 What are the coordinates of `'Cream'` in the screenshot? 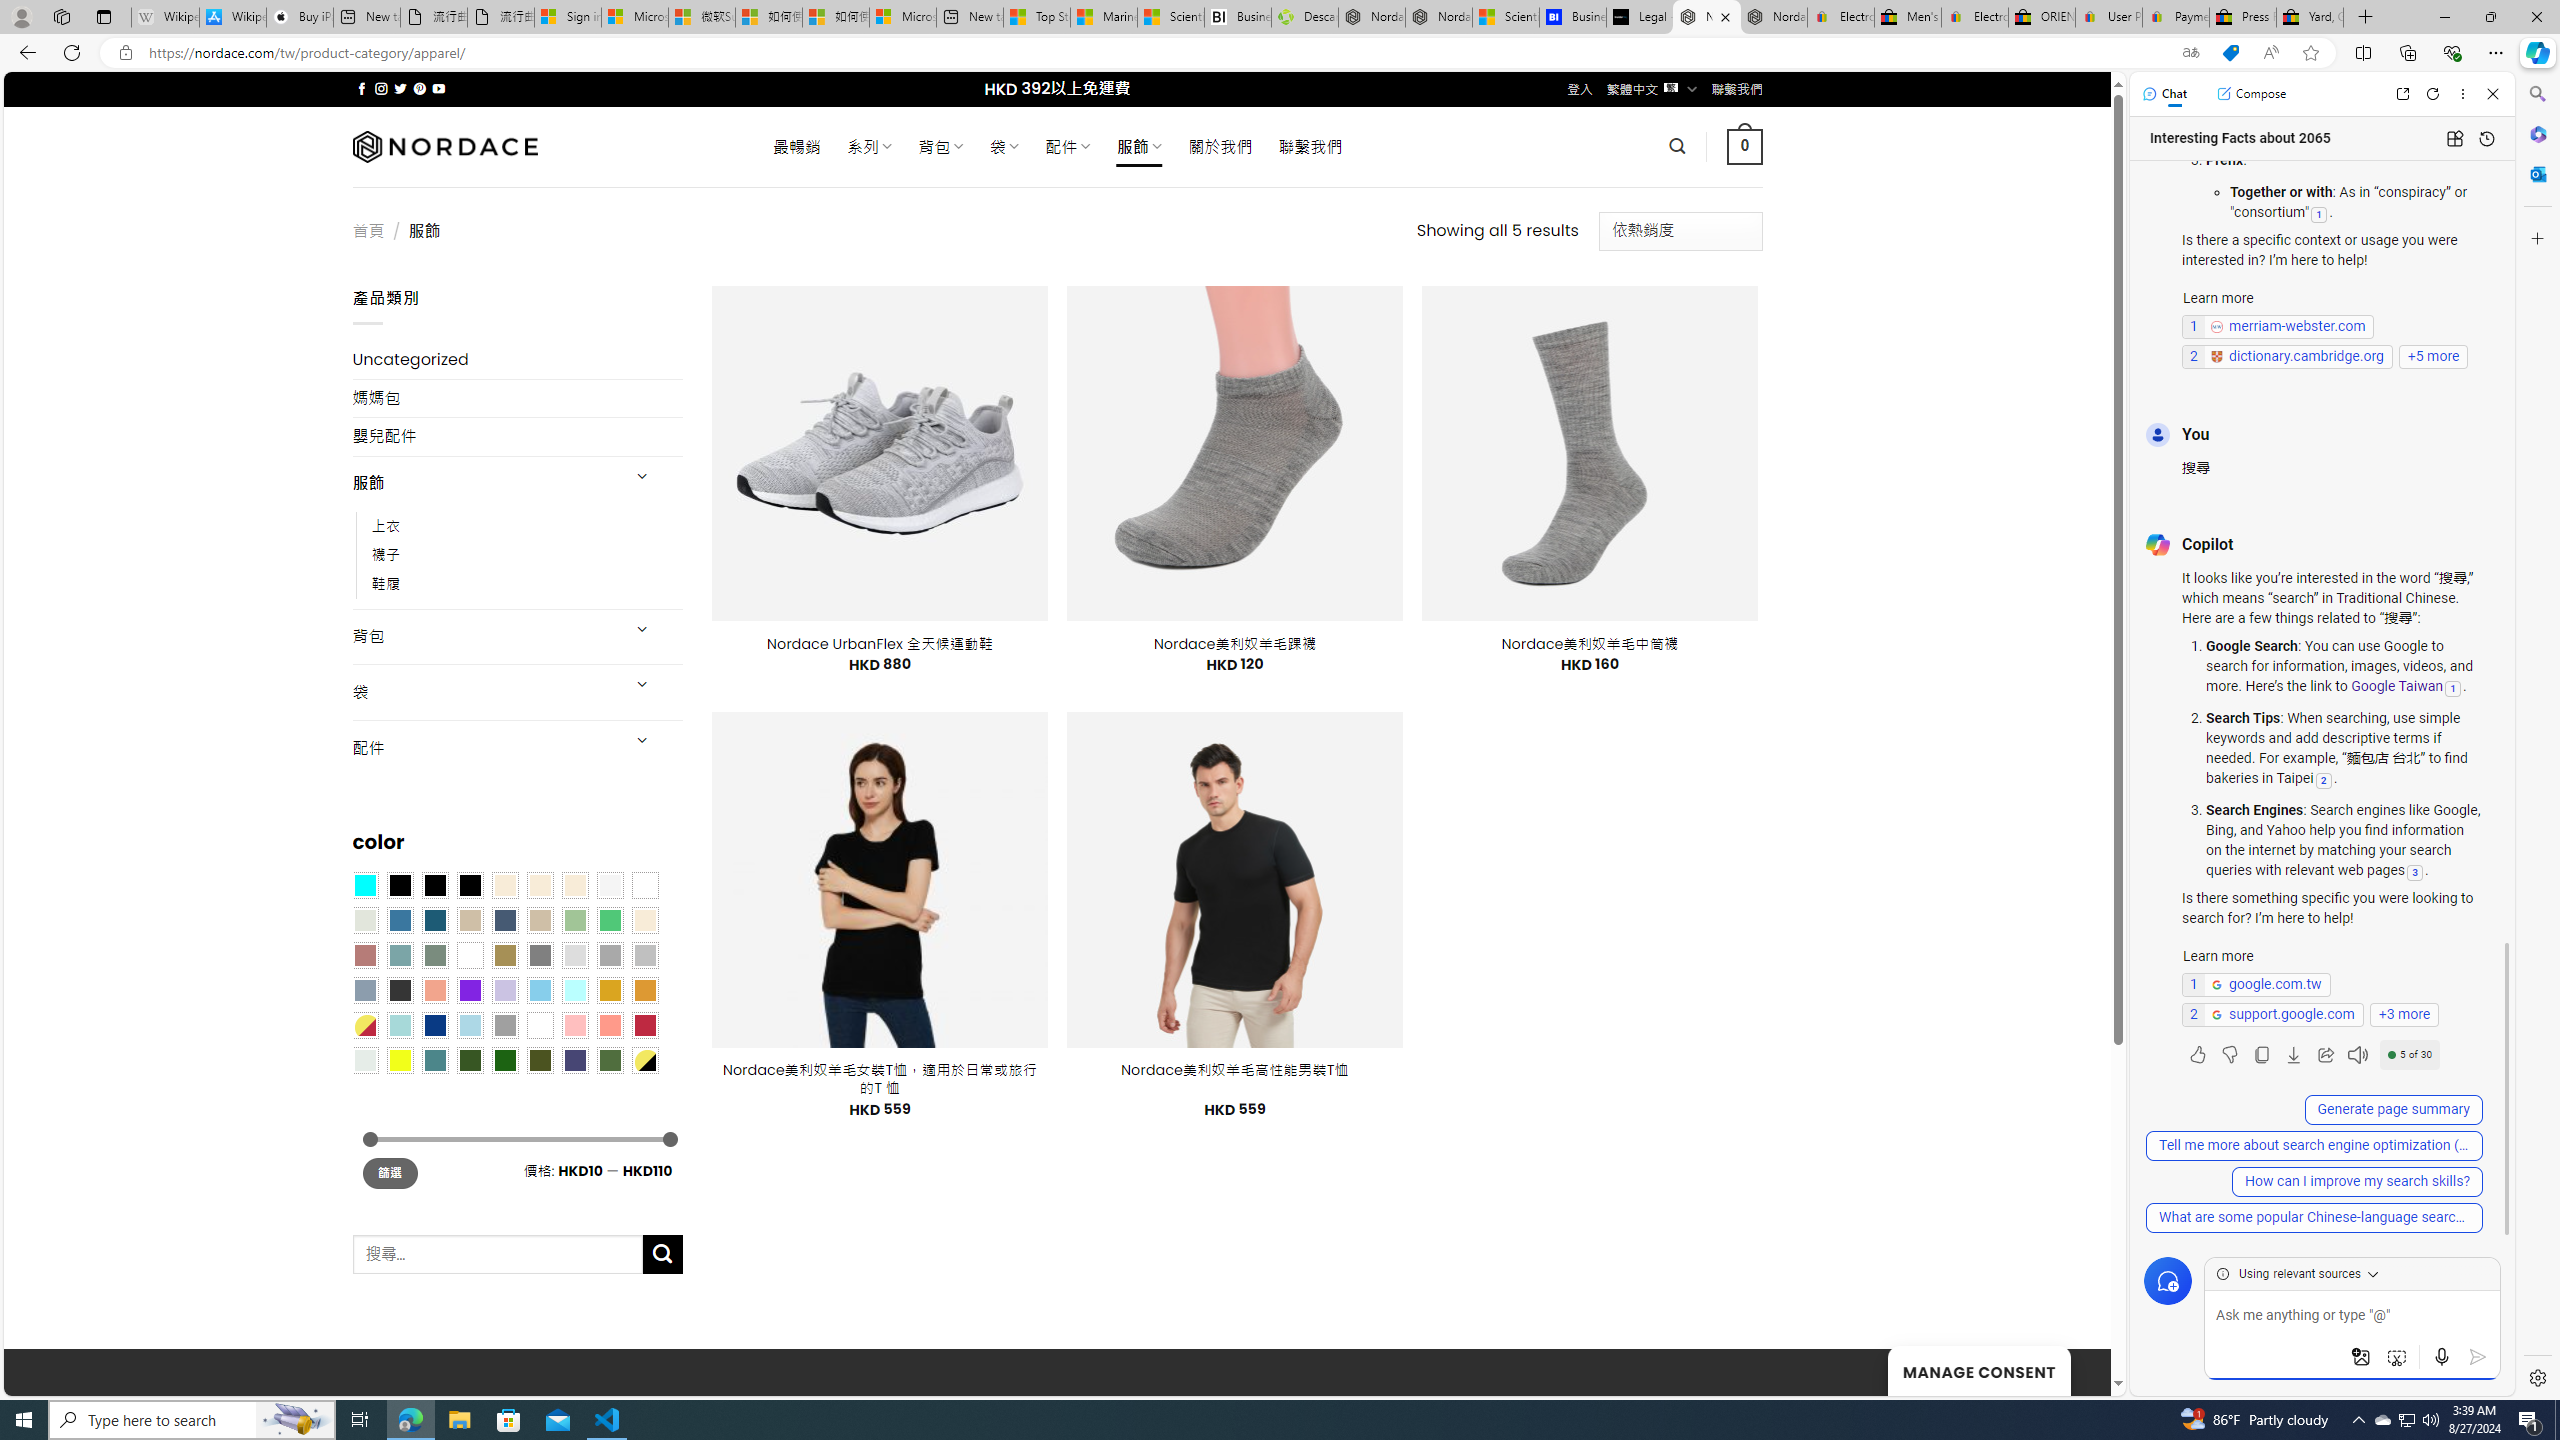 It's located at (575, 884).